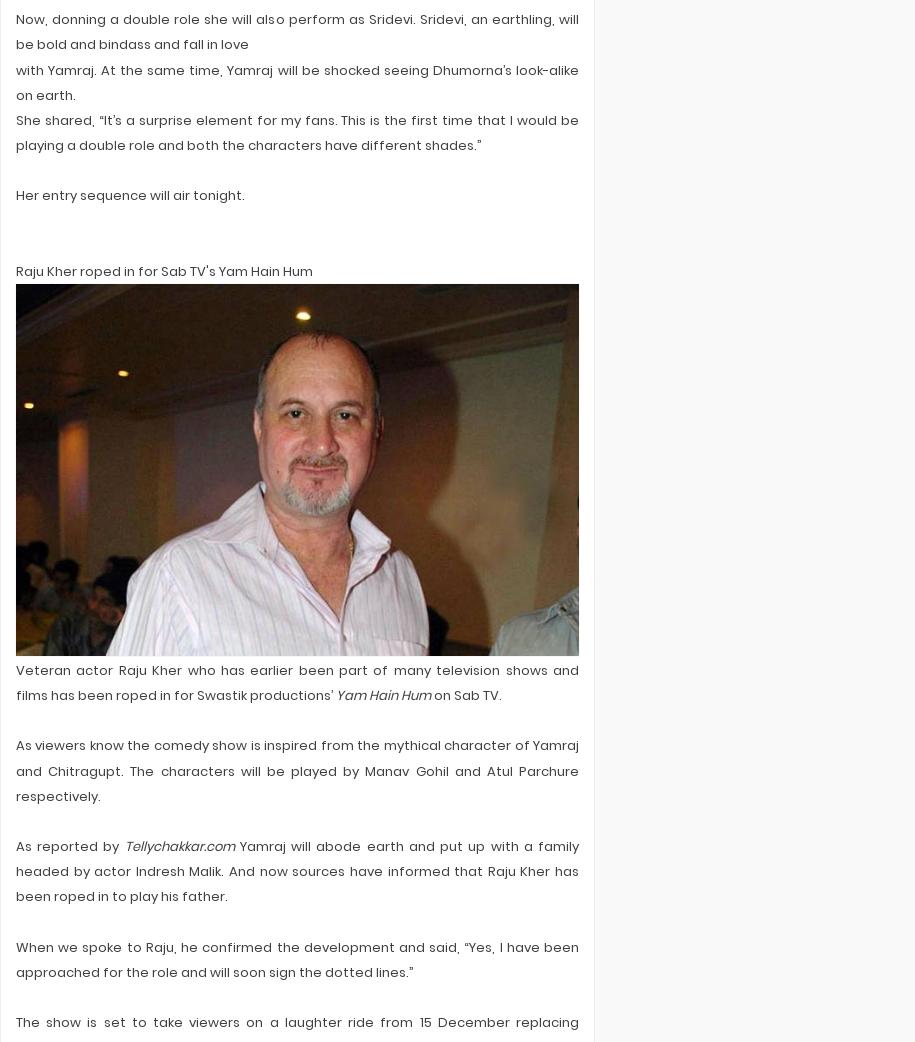  I want to click on 'Yamraj will abode earth and 
put up with a family headed by actor Indresh Malik. And now sources have
 informed that Raju Kher has been roped in to play his father.', so click(296, 870).